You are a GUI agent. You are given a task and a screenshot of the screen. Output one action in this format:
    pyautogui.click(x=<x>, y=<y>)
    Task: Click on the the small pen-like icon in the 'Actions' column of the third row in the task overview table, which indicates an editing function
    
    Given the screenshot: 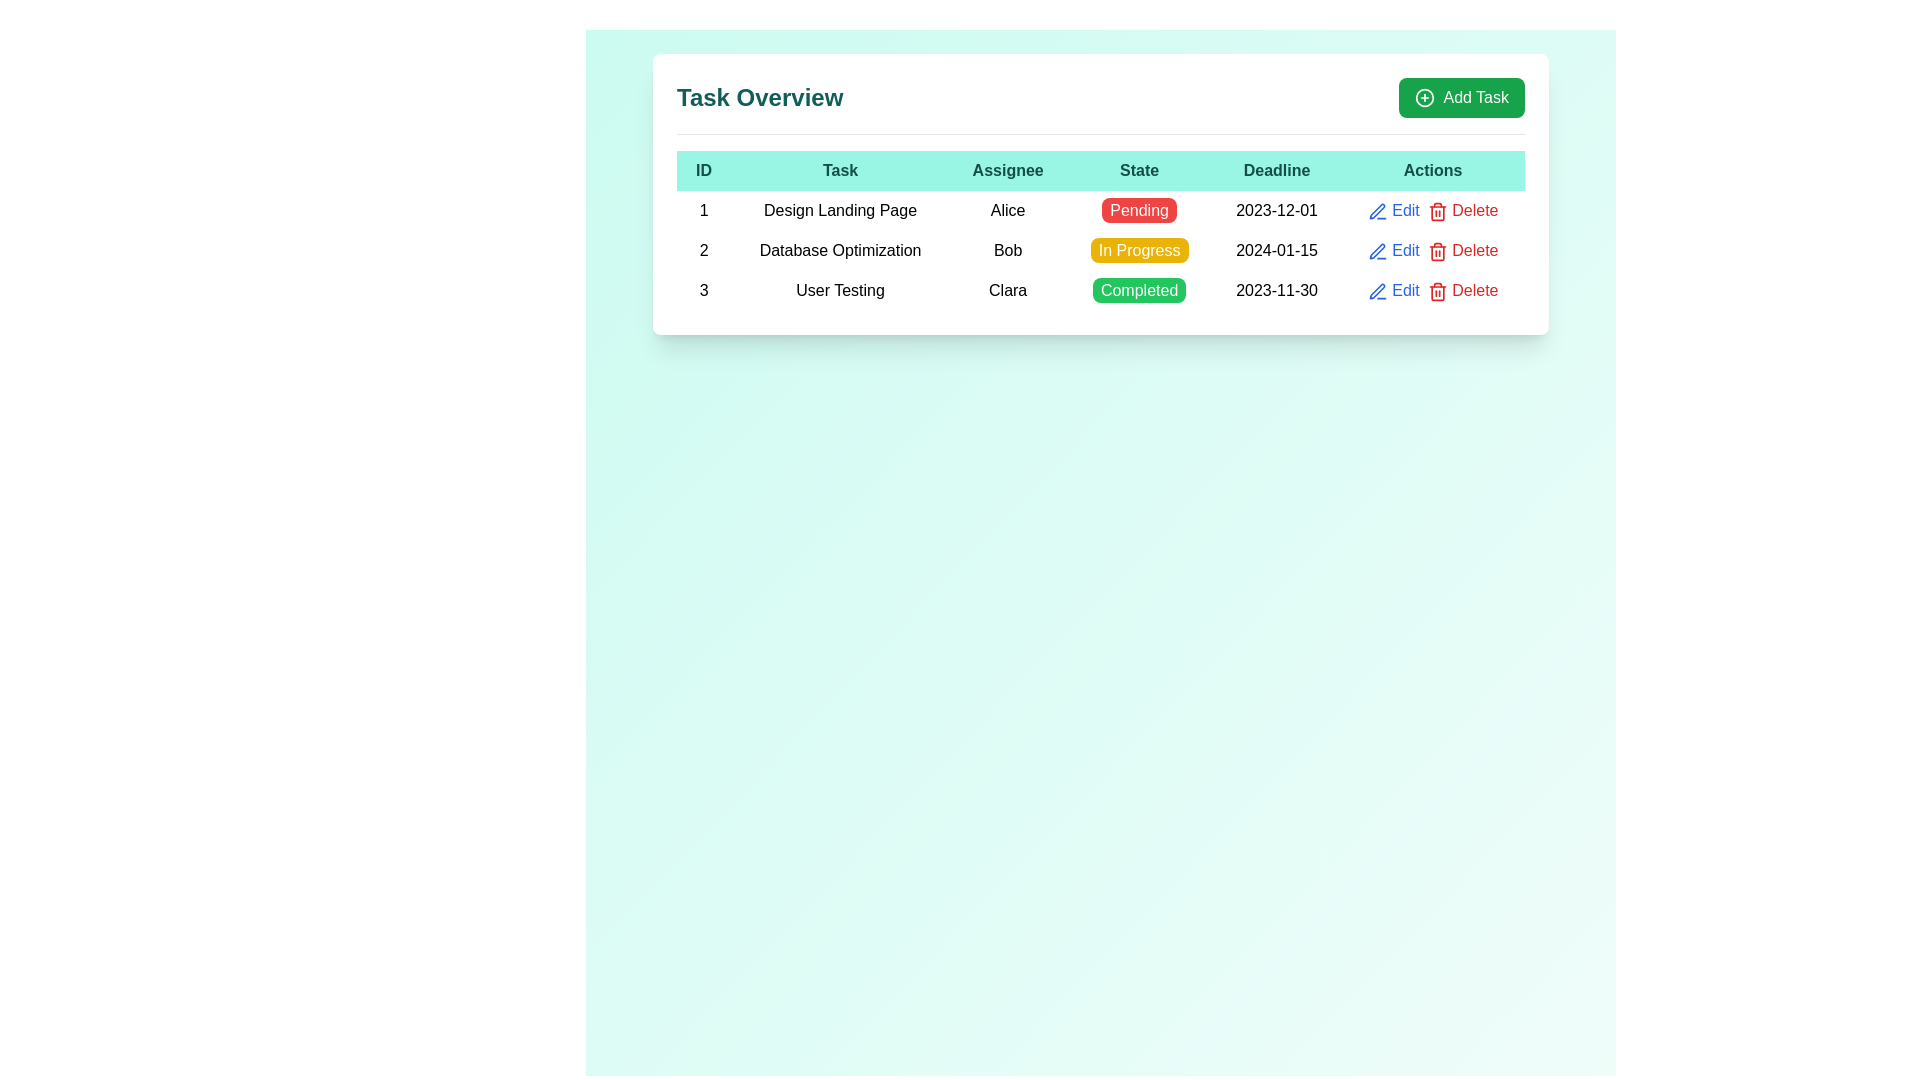 What is the action you would take?
    pyautogui.click(x=1376, y=291)
    